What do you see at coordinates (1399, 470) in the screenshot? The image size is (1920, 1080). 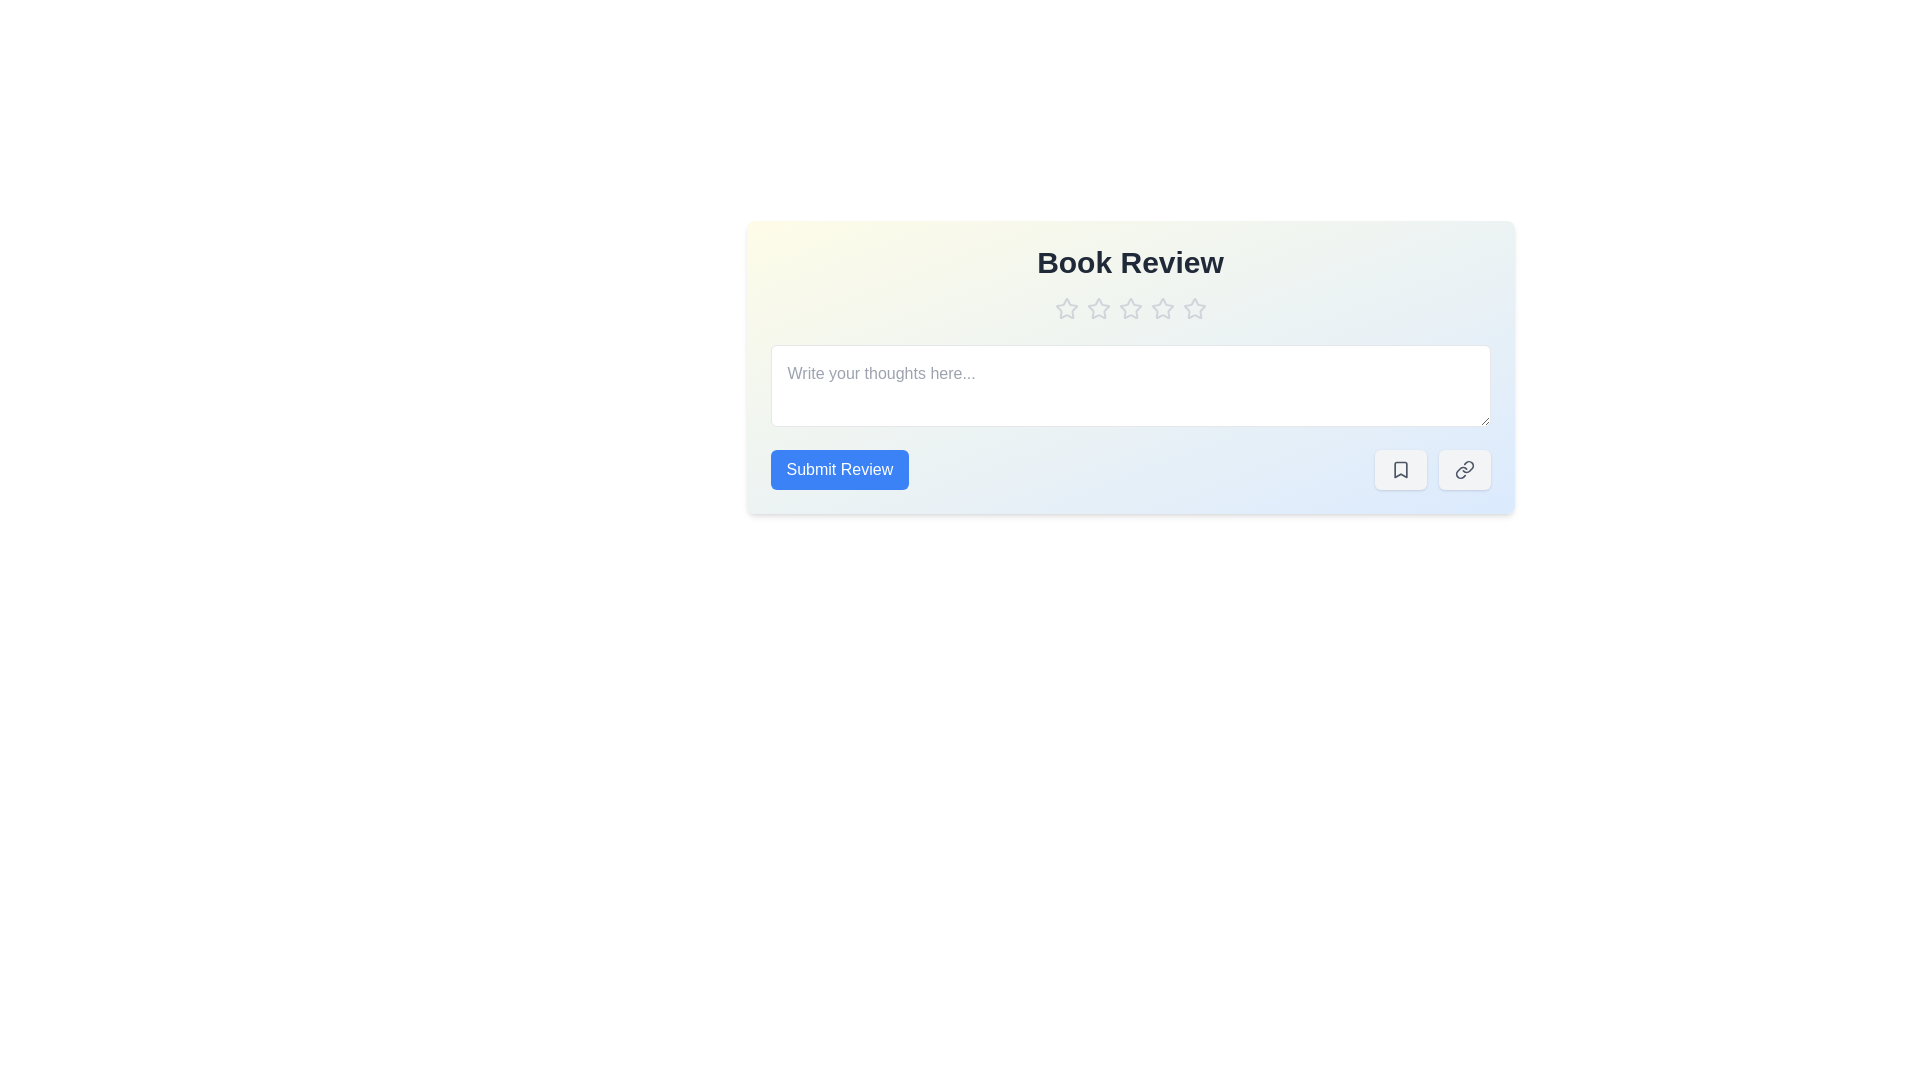 I see `the bookmark button to bookmark the review` at bounding box center [1399, 470].